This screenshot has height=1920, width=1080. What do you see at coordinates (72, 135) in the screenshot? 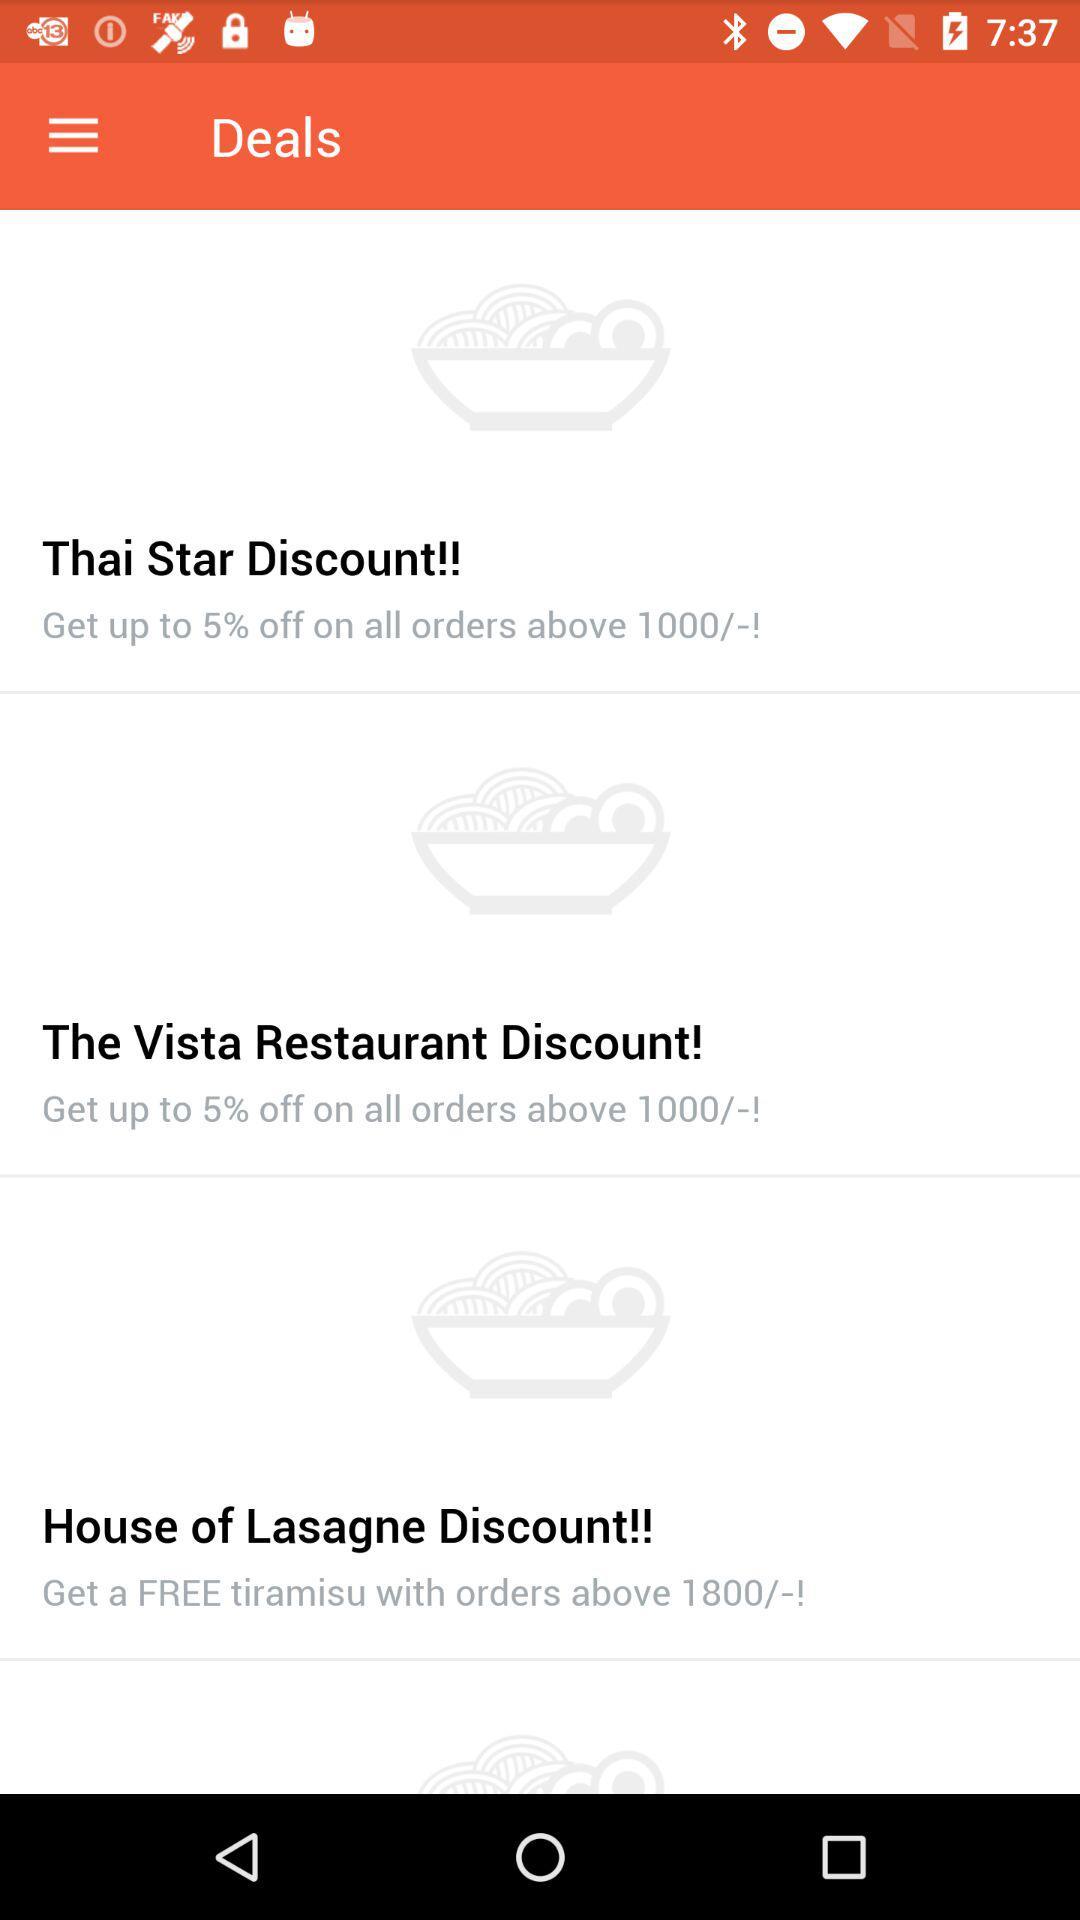
I see `the item to the left of deals item` at bounding box center [72, 135].